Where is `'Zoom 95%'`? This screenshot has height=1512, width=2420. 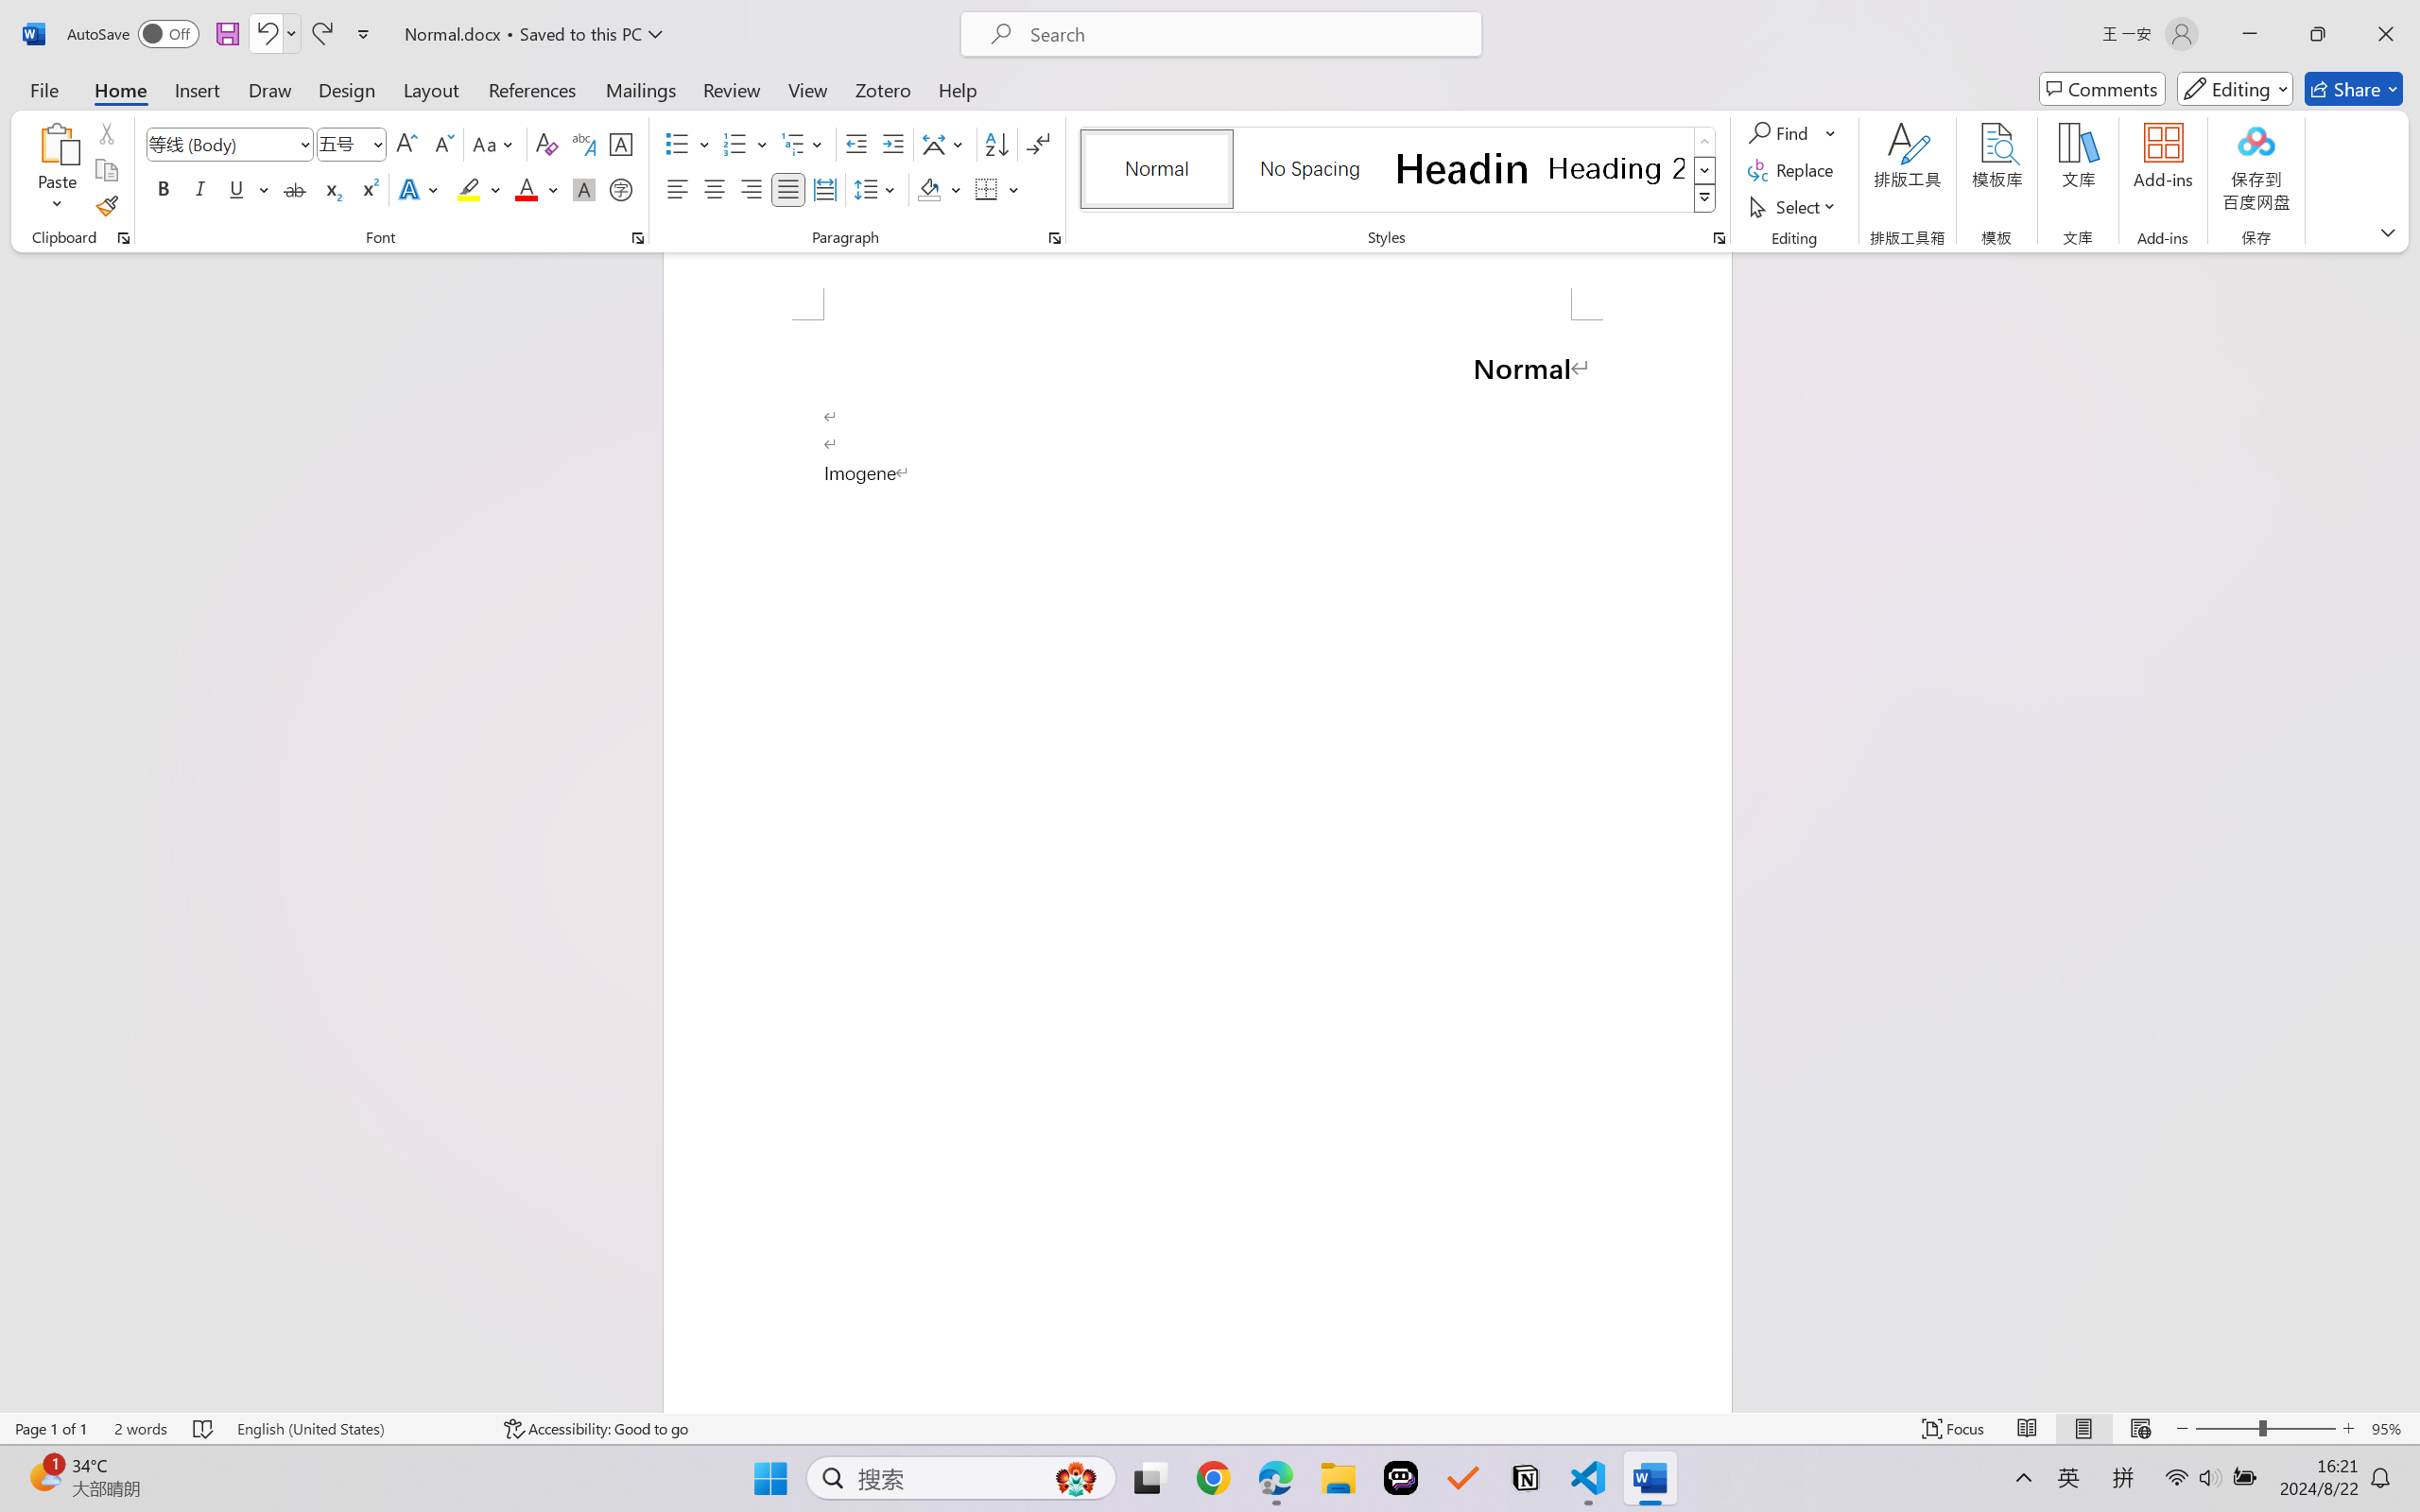
'Zoom 95%' is located at coordinates (2390, 1428).